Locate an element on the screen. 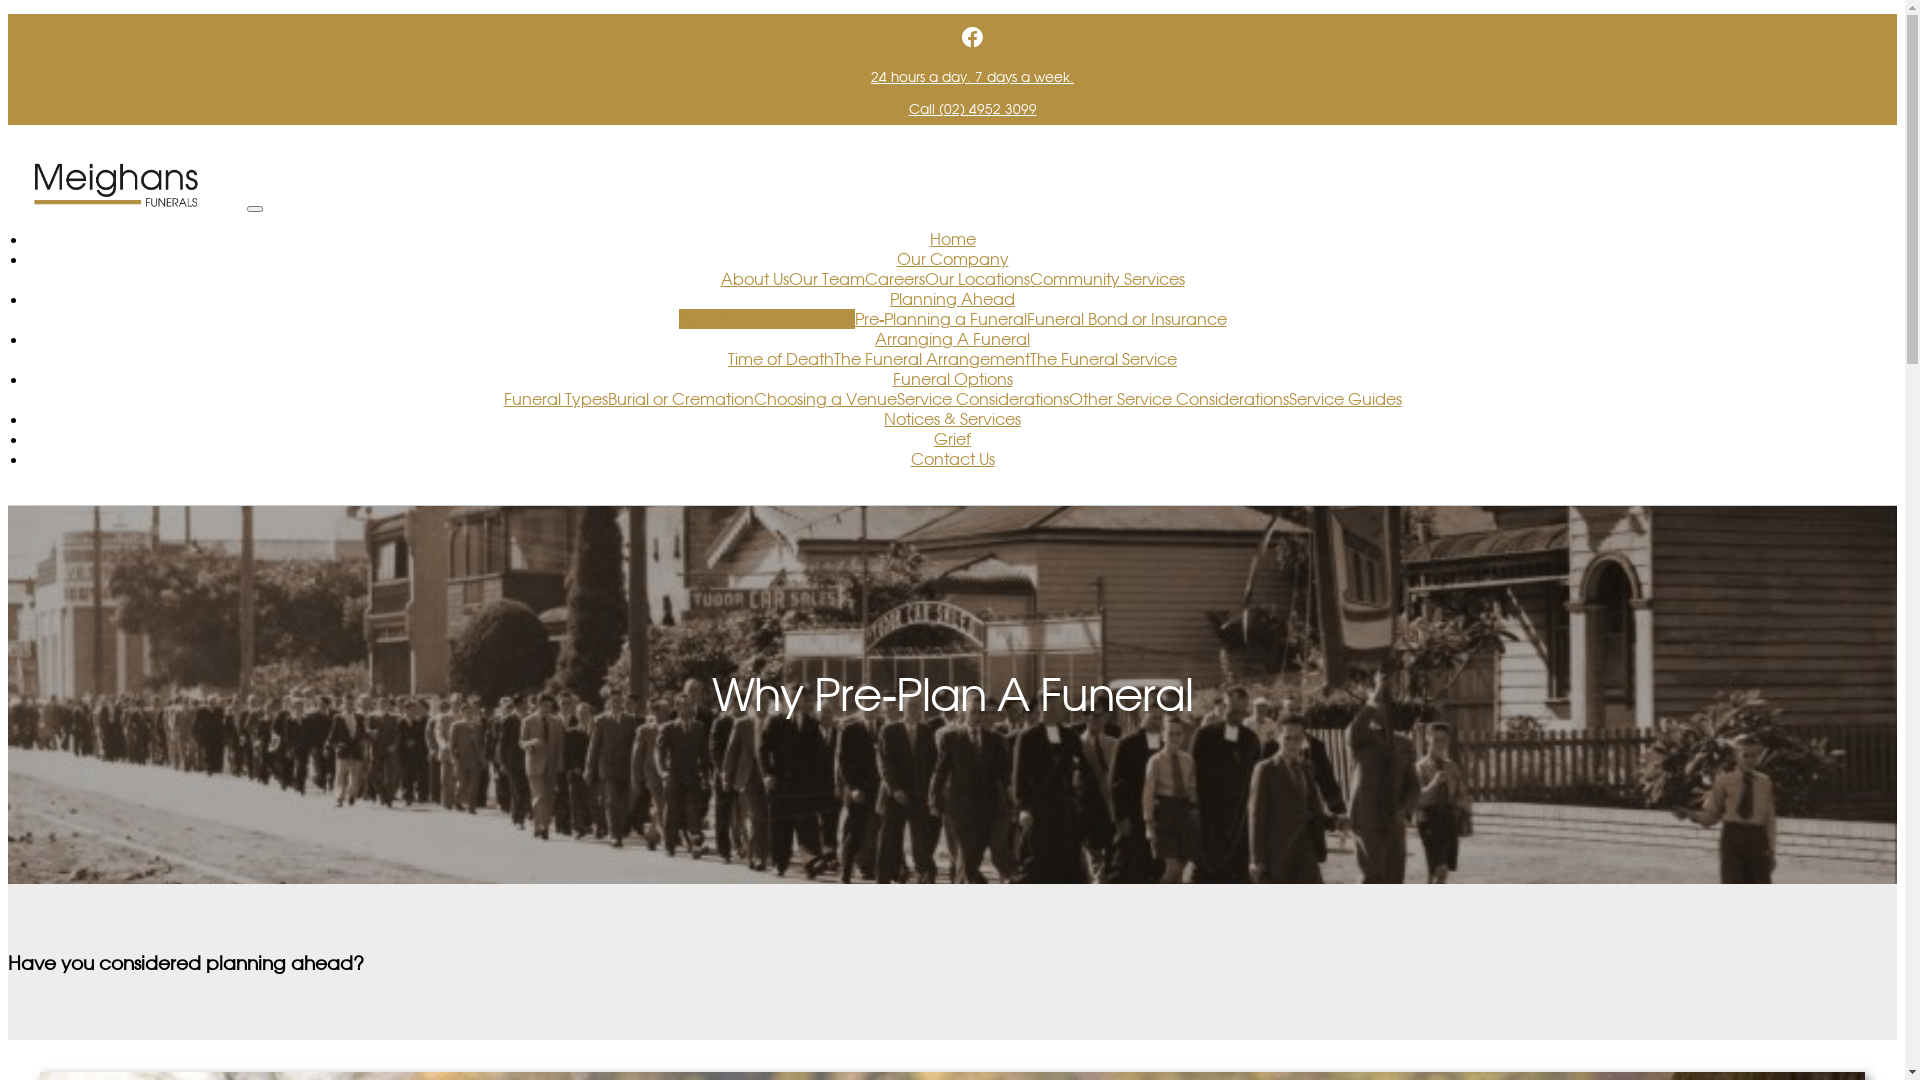 The width and height of the screenshot is (1920, 1080). 'Contact Us' is located at coordinates (950, 459).